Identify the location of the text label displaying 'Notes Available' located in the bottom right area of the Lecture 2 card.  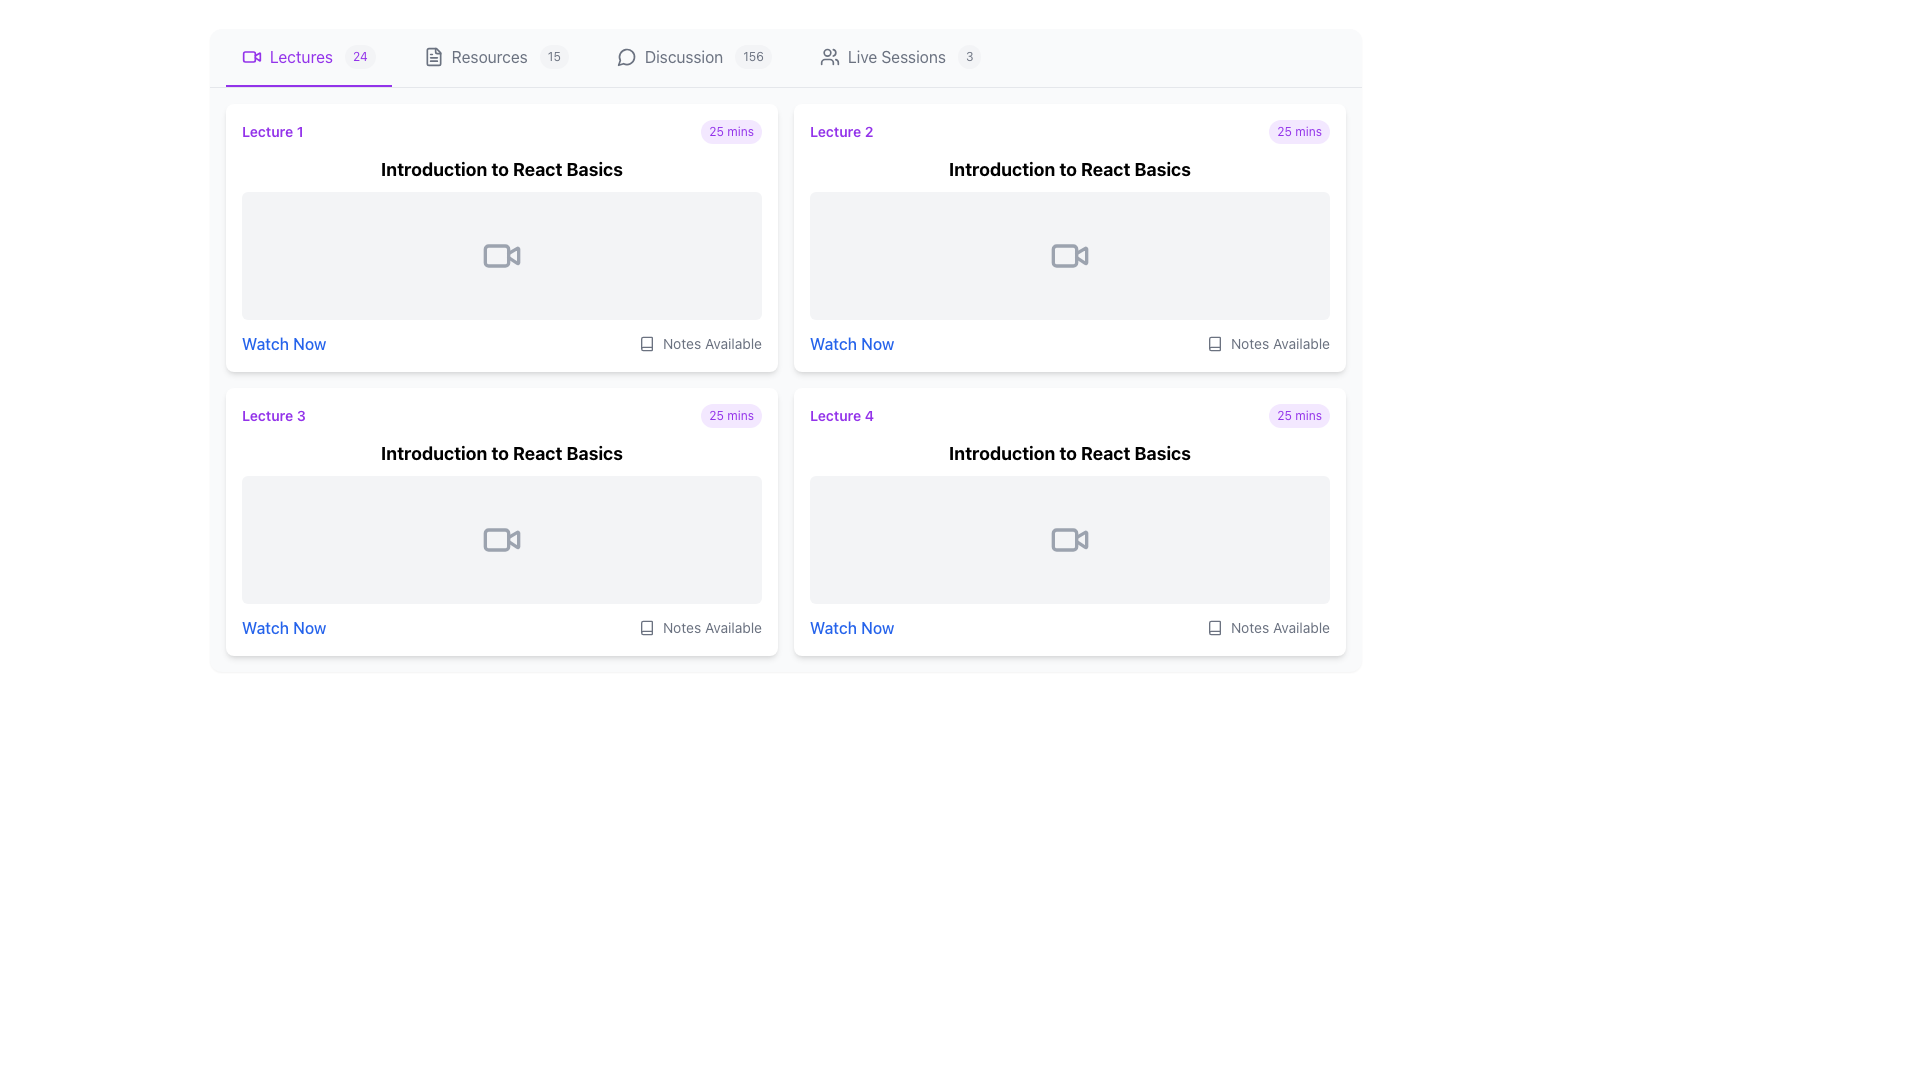
(712, 342).